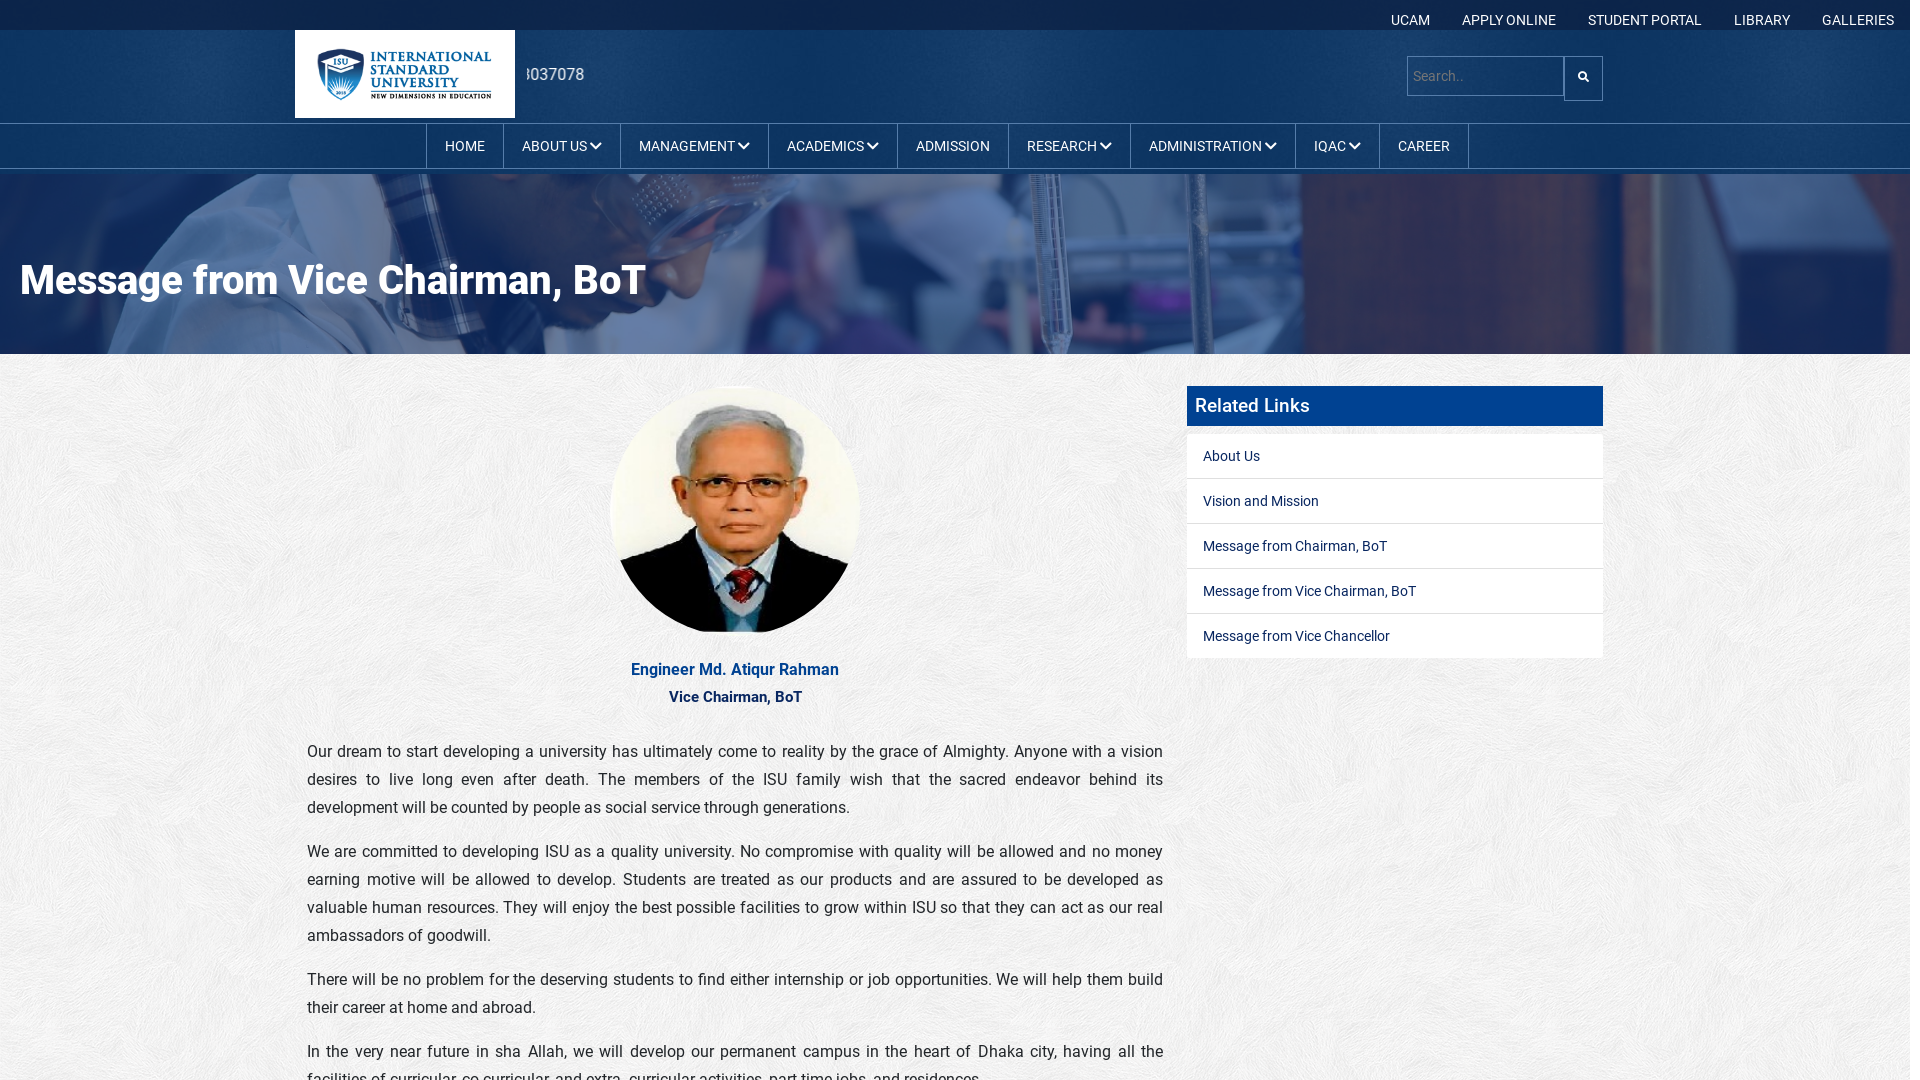 The width and height of the screenshot is (1920, 1080). I want to click on 'LIBRARY', so click(1761, 19).